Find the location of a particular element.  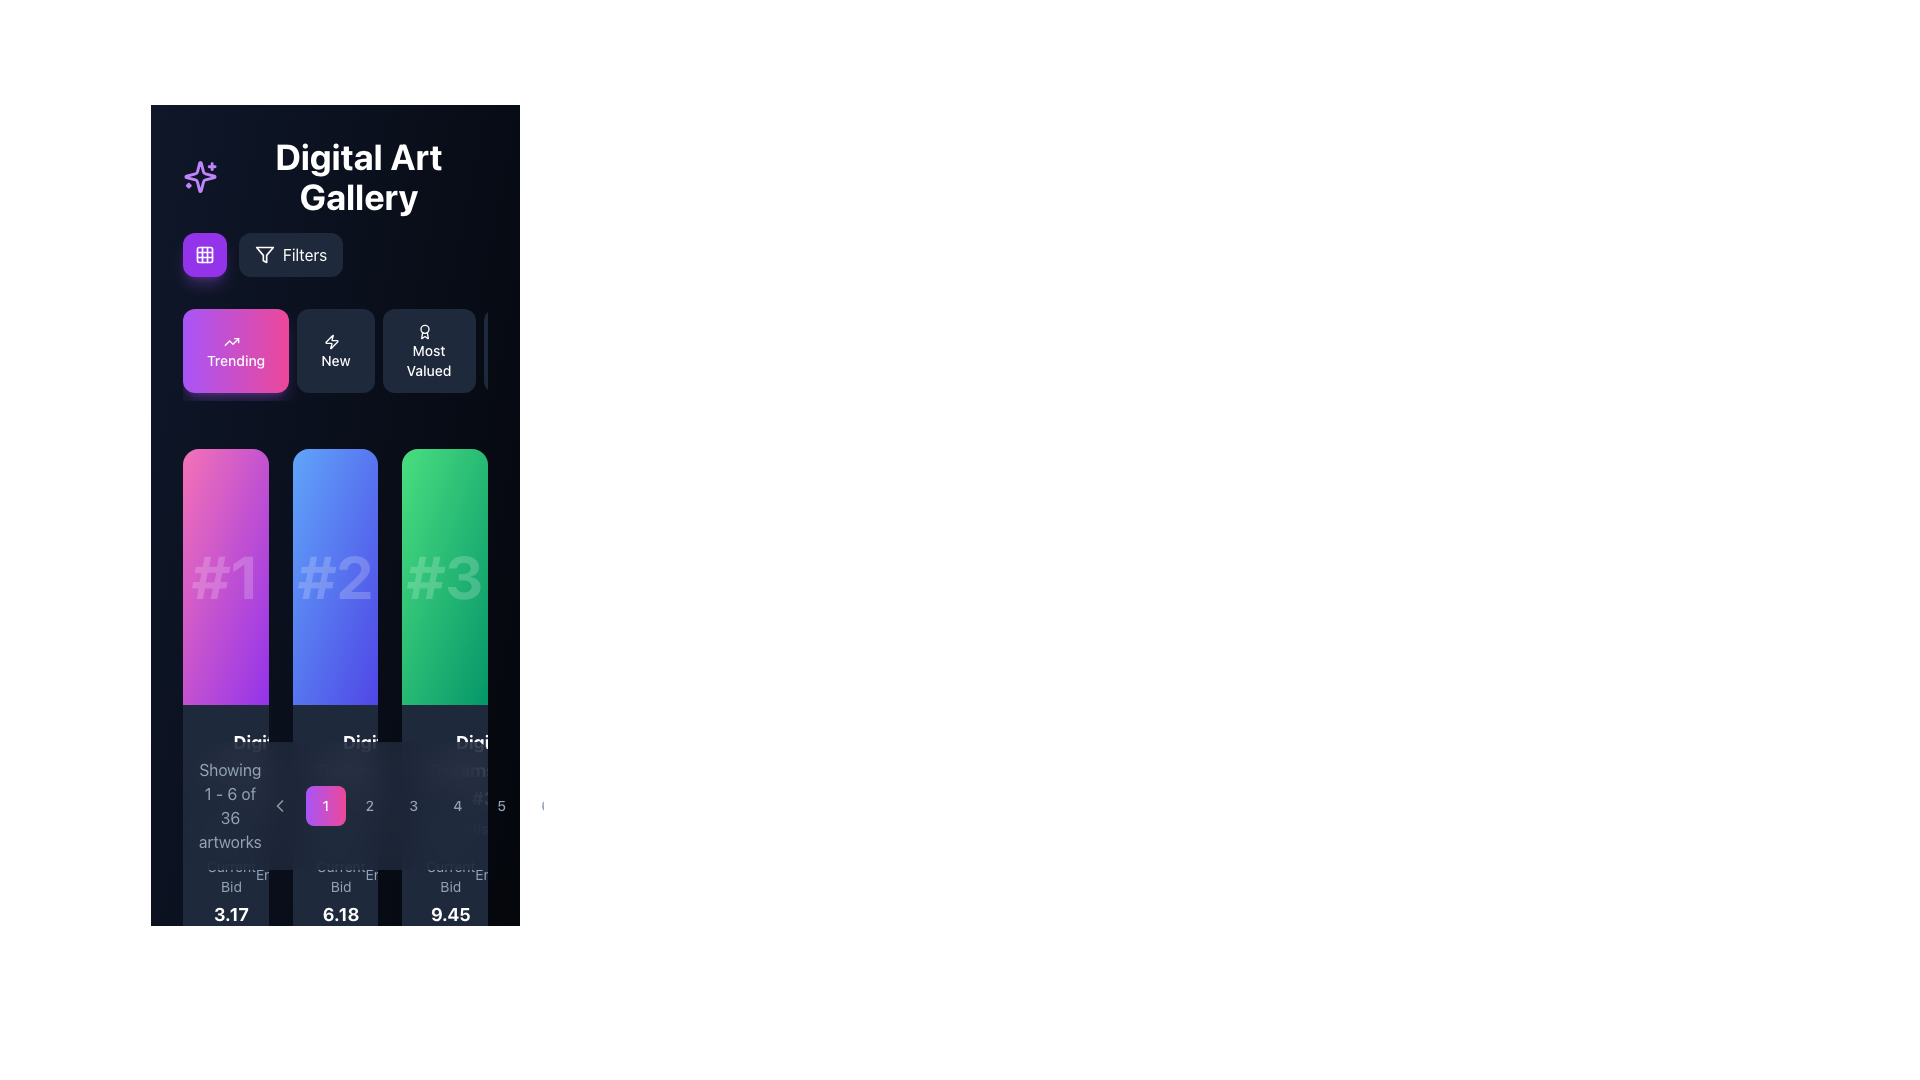

the rounded square button with a gradient background from purple to pink, containing the number '1' in white is located at coordinates (335, 805).